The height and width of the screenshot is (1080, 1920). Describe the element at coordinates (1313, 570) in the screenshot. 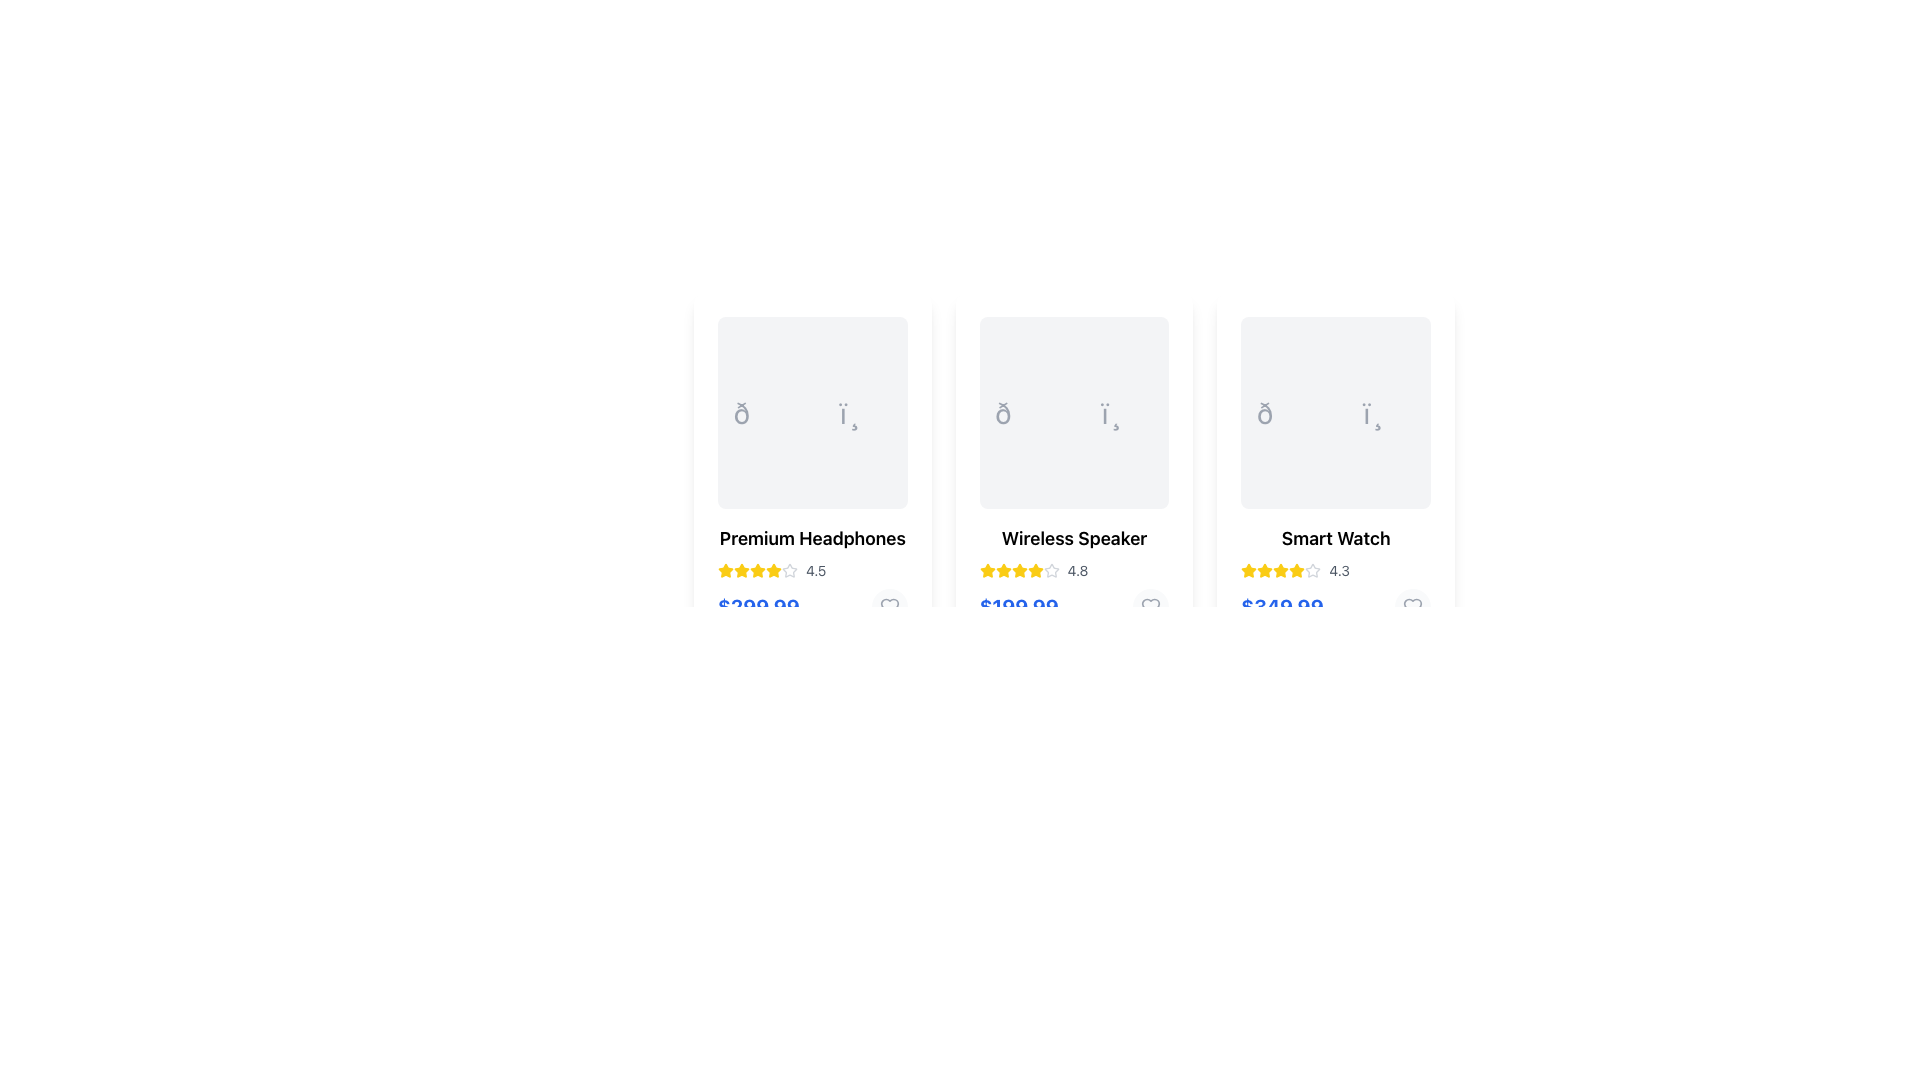

I see `the fifth star icon in the rating system, which is outlined in gray and located below the product title 'Smart Watch'` at that location.